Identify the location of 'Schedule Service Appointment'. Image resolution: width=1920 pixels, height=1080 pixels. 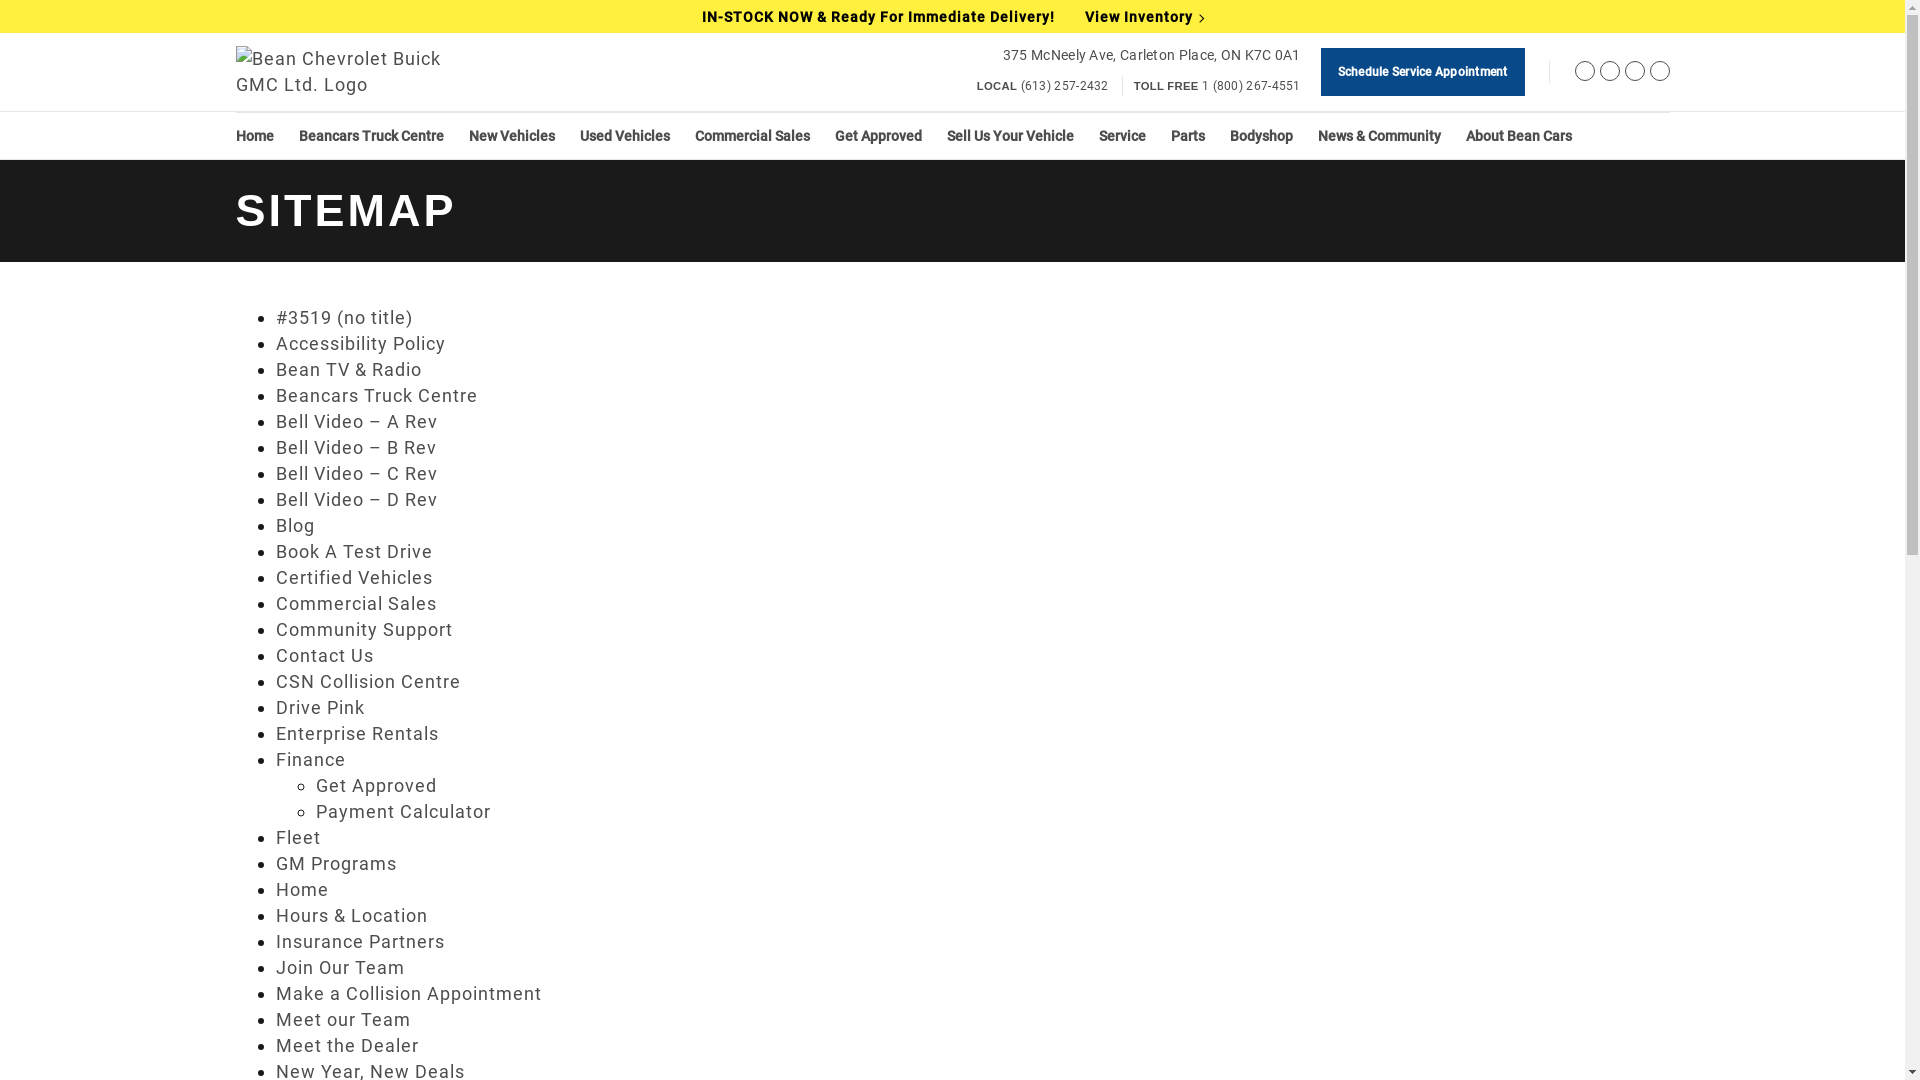
(1421, 71).